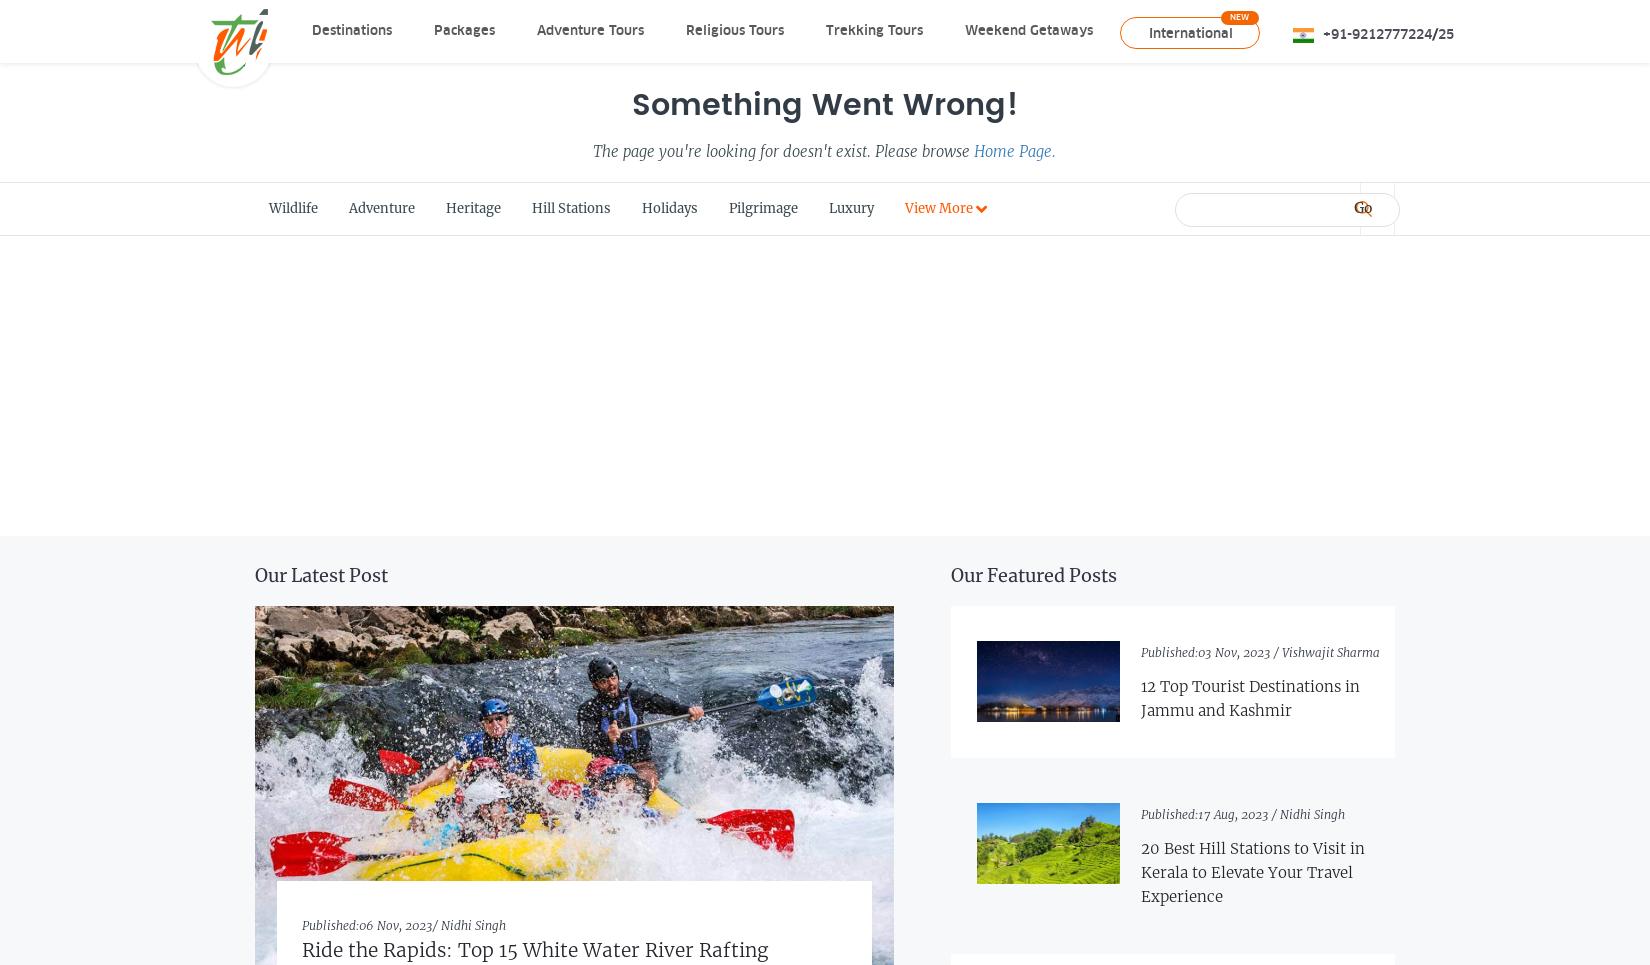 Image resolution: width=1650 pixels, height=965 pixels. I want to click on '17 Aug, 2023 /', so click(1237, 813).